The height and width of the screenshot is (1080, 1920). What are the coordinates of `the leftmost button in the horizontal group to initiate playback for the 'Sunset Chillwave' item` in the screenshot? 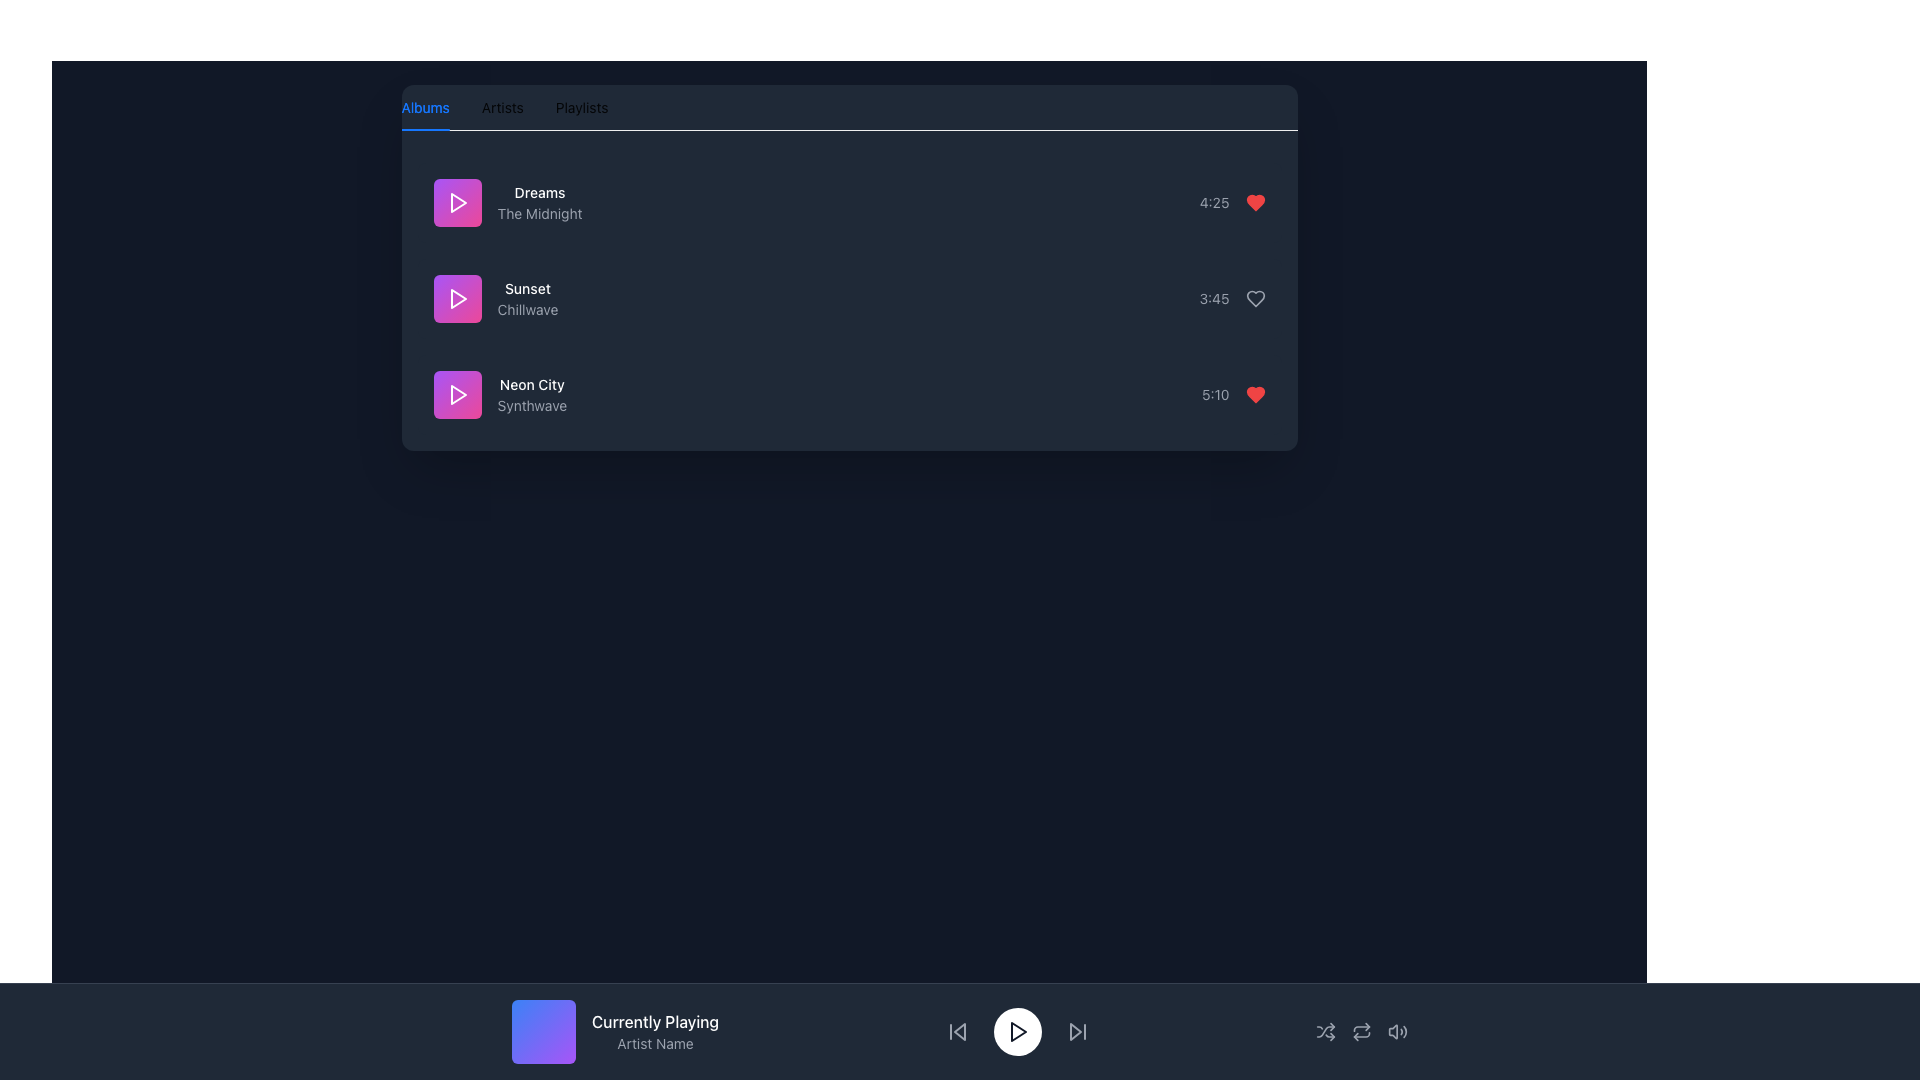 It's located at (456, 299).